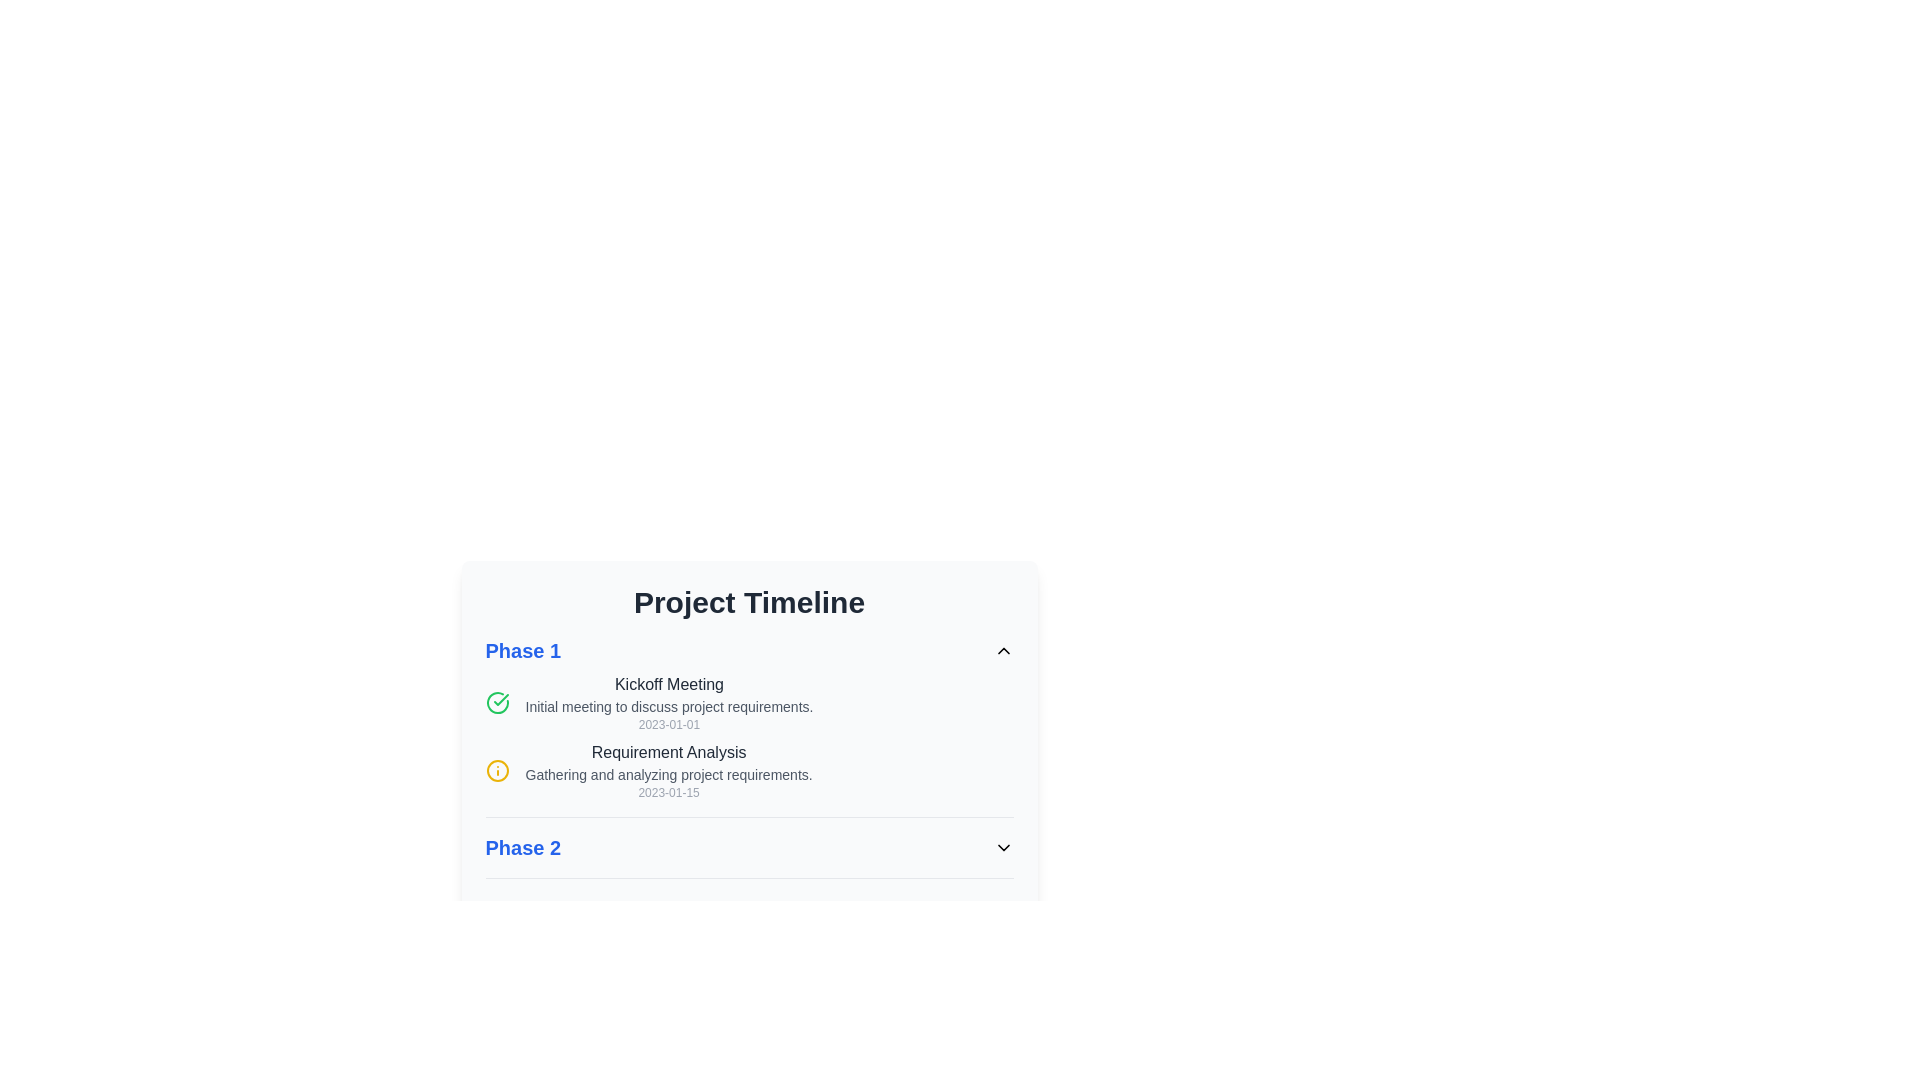 The image size is (1920, 1080). What do you see at coordinates (497, 701) in the screenshot?
I see `the non-interactive green checkmark icon representing the completion status of the 'Kickoff Meeting' task, which is located at the start of the row under 'Phase 1' in the 'Project Timeline.'` at bounding box center [497, 701].